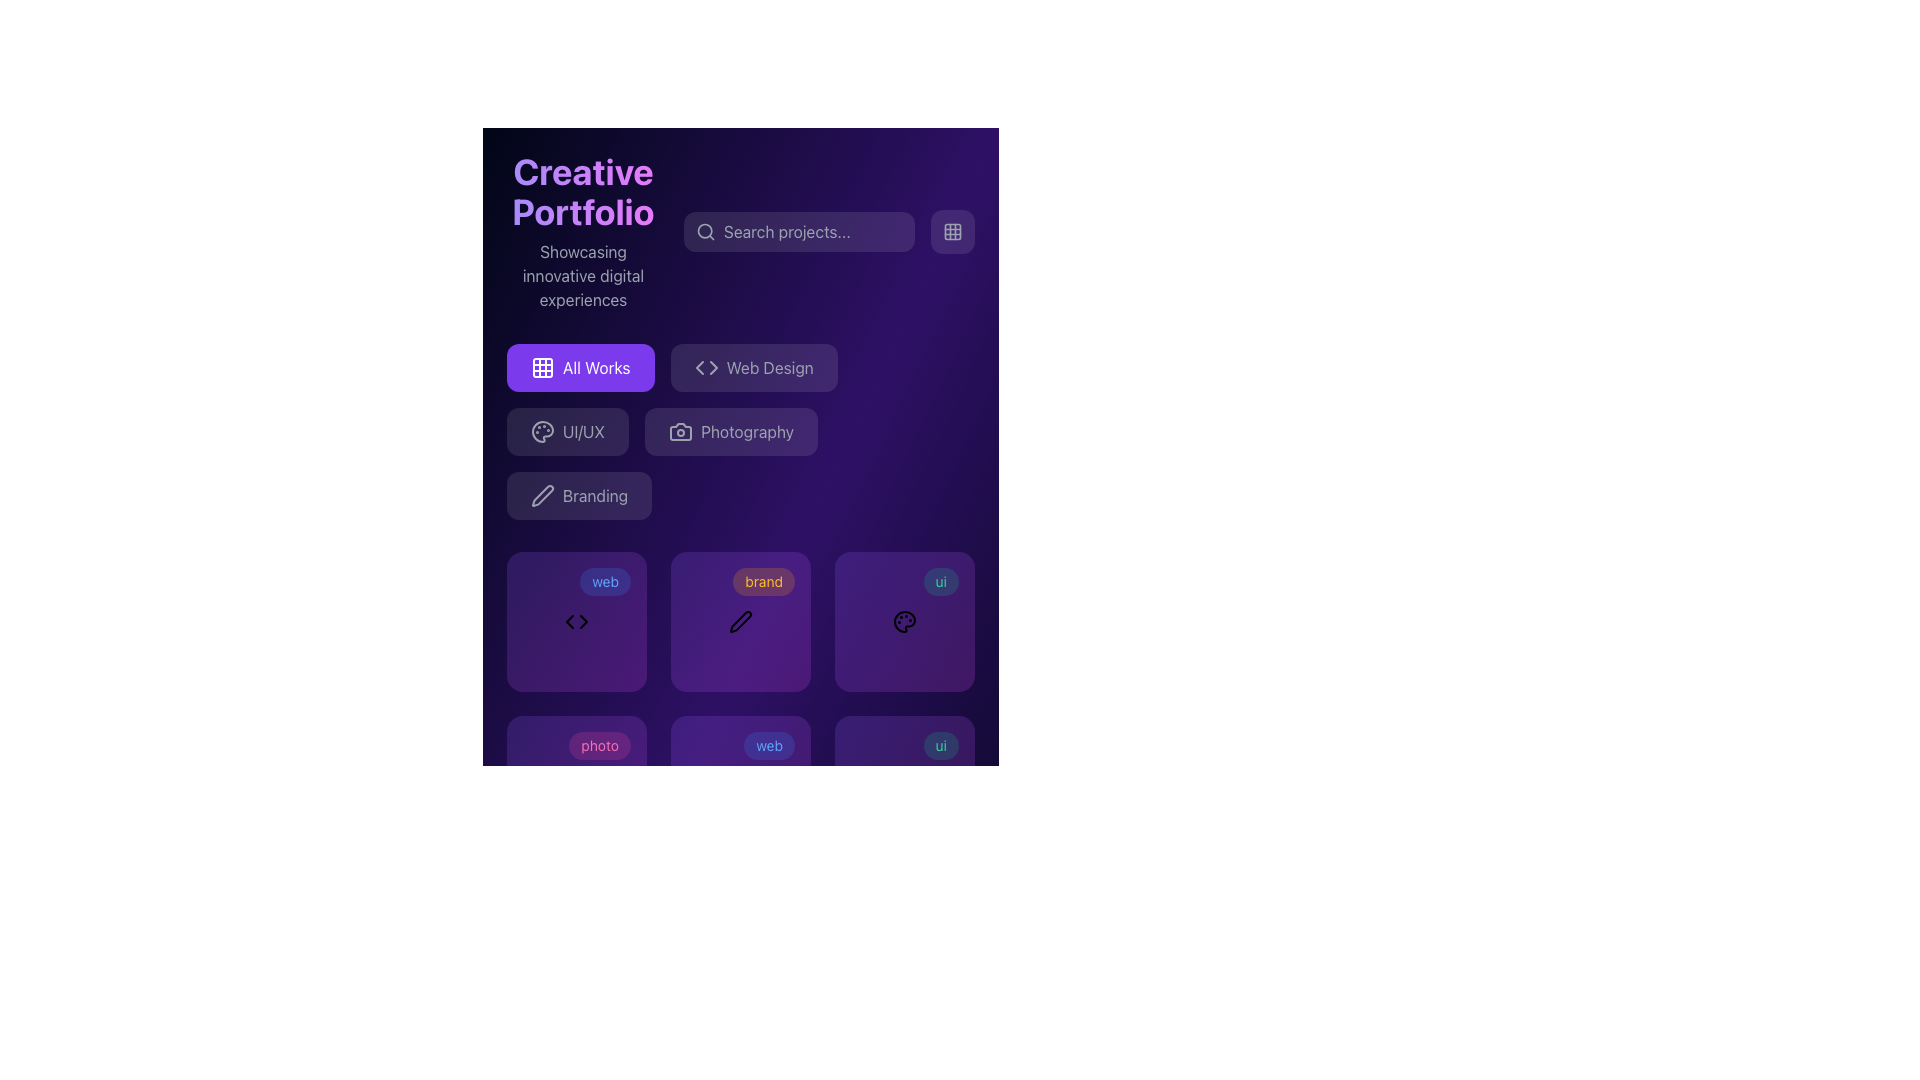 Image resolution: width=1920 pixels, height=1080 pixels. Describe the element at coordinates (706, 367) in the screenshot. I see `the decorative icon associated with the 'Web Design' category, which is located to the left of the 'Web Design' button in the second row of menu options` at that location.